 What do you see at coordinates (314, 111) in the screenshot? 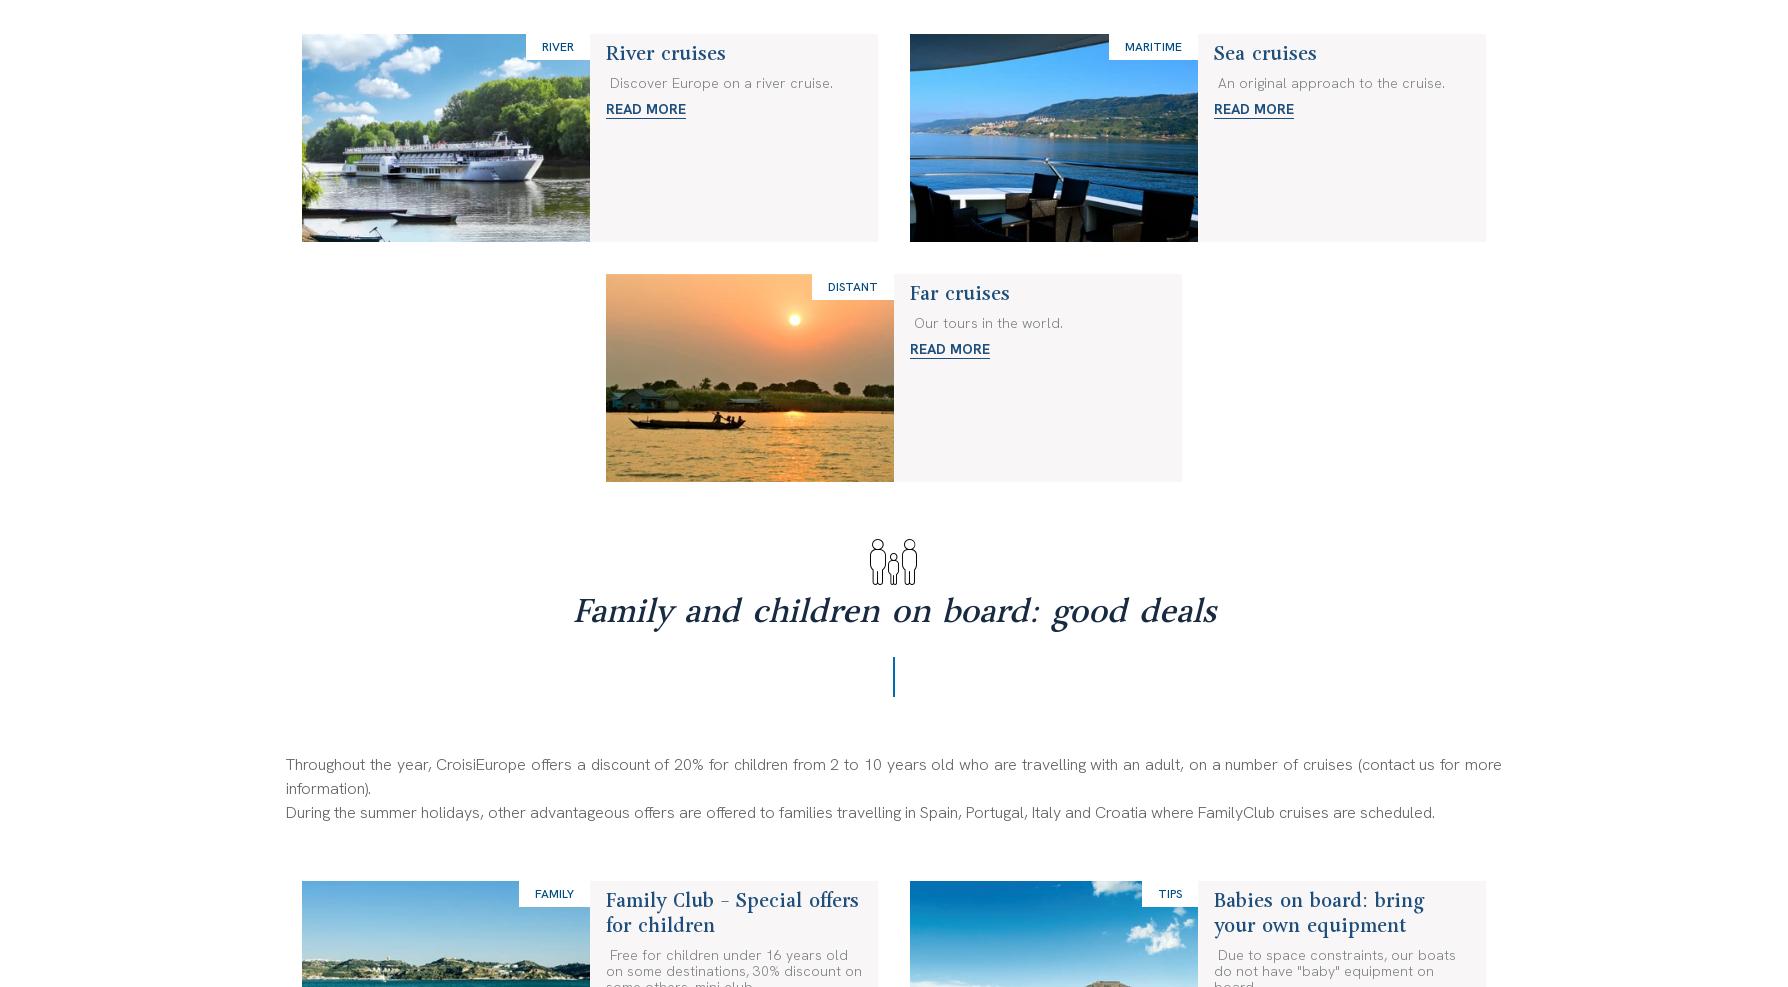
I see `'Our blog'` at bounding box center [314, 111].